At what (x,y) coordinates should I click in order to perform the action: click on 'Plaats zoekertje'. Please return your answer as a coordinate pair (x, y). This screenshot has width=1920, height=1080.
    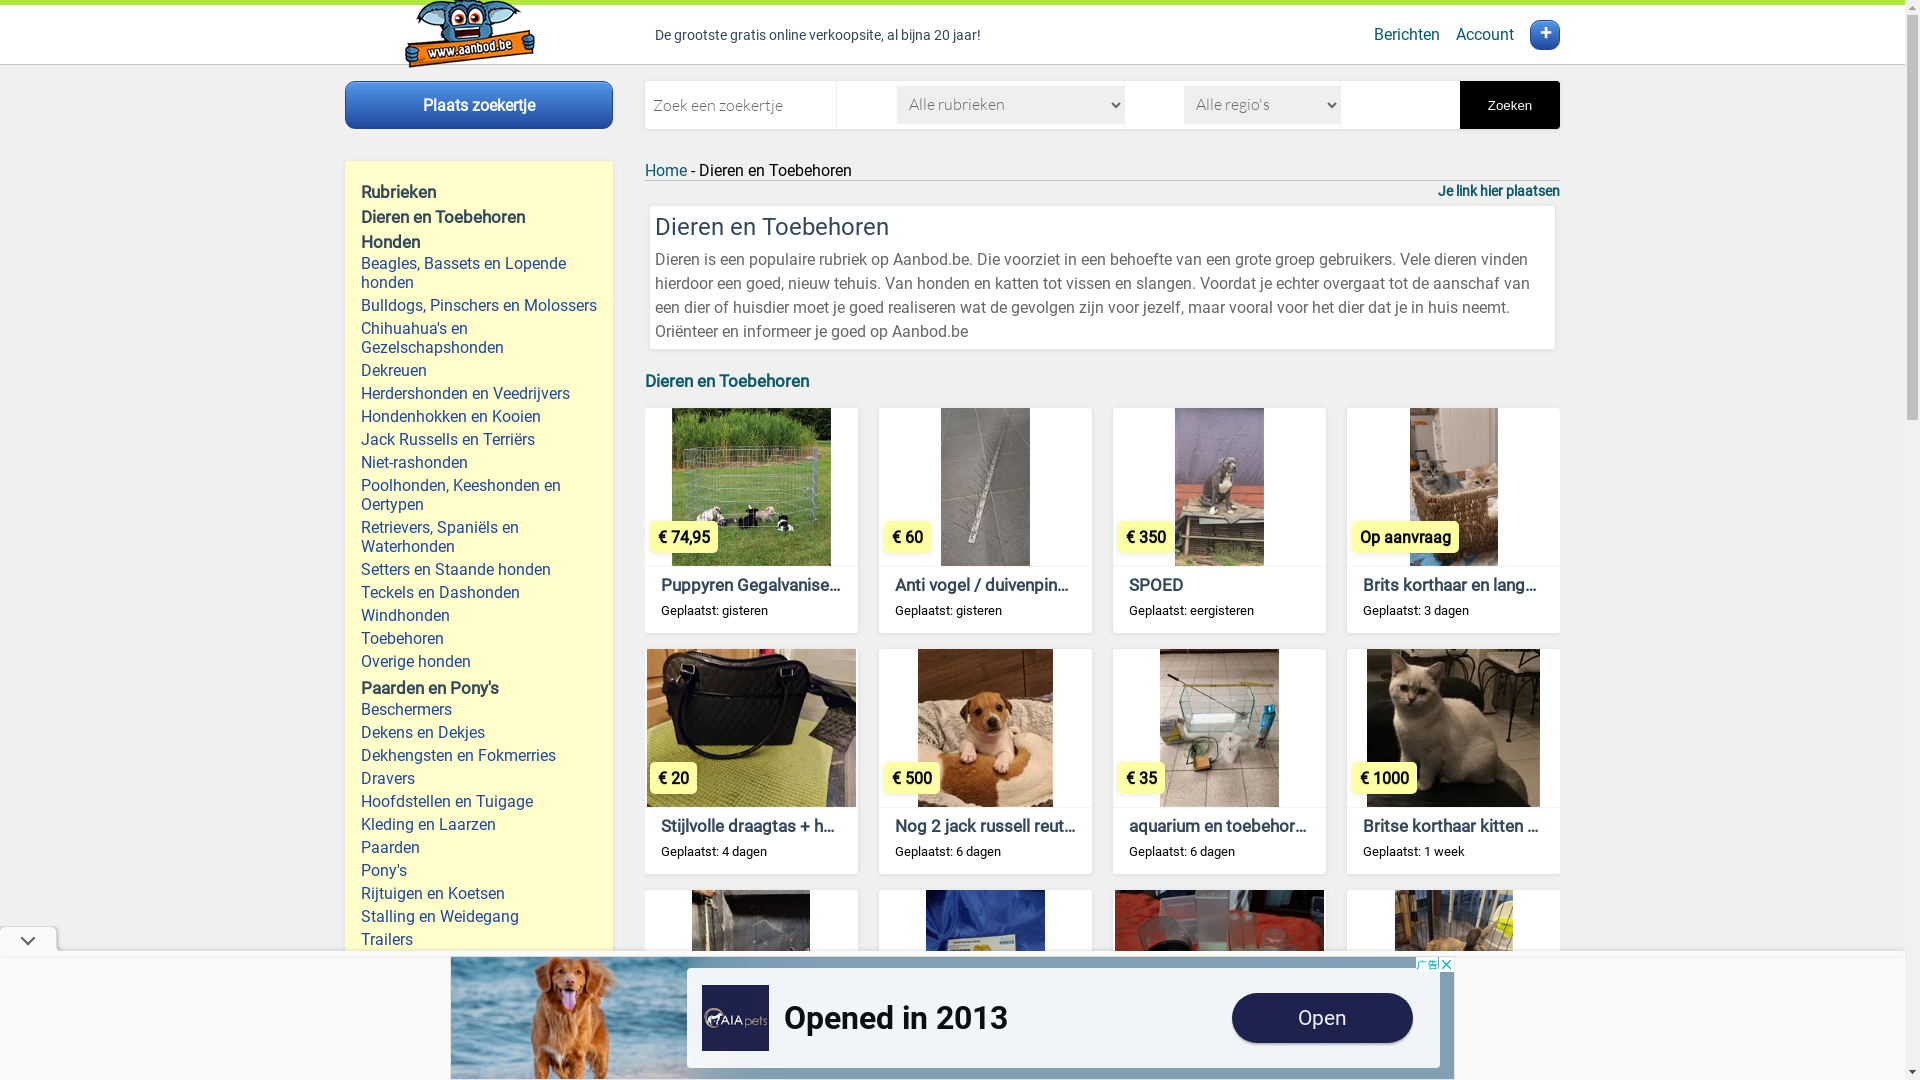
    Looking at the image, I should click on (478, 104).